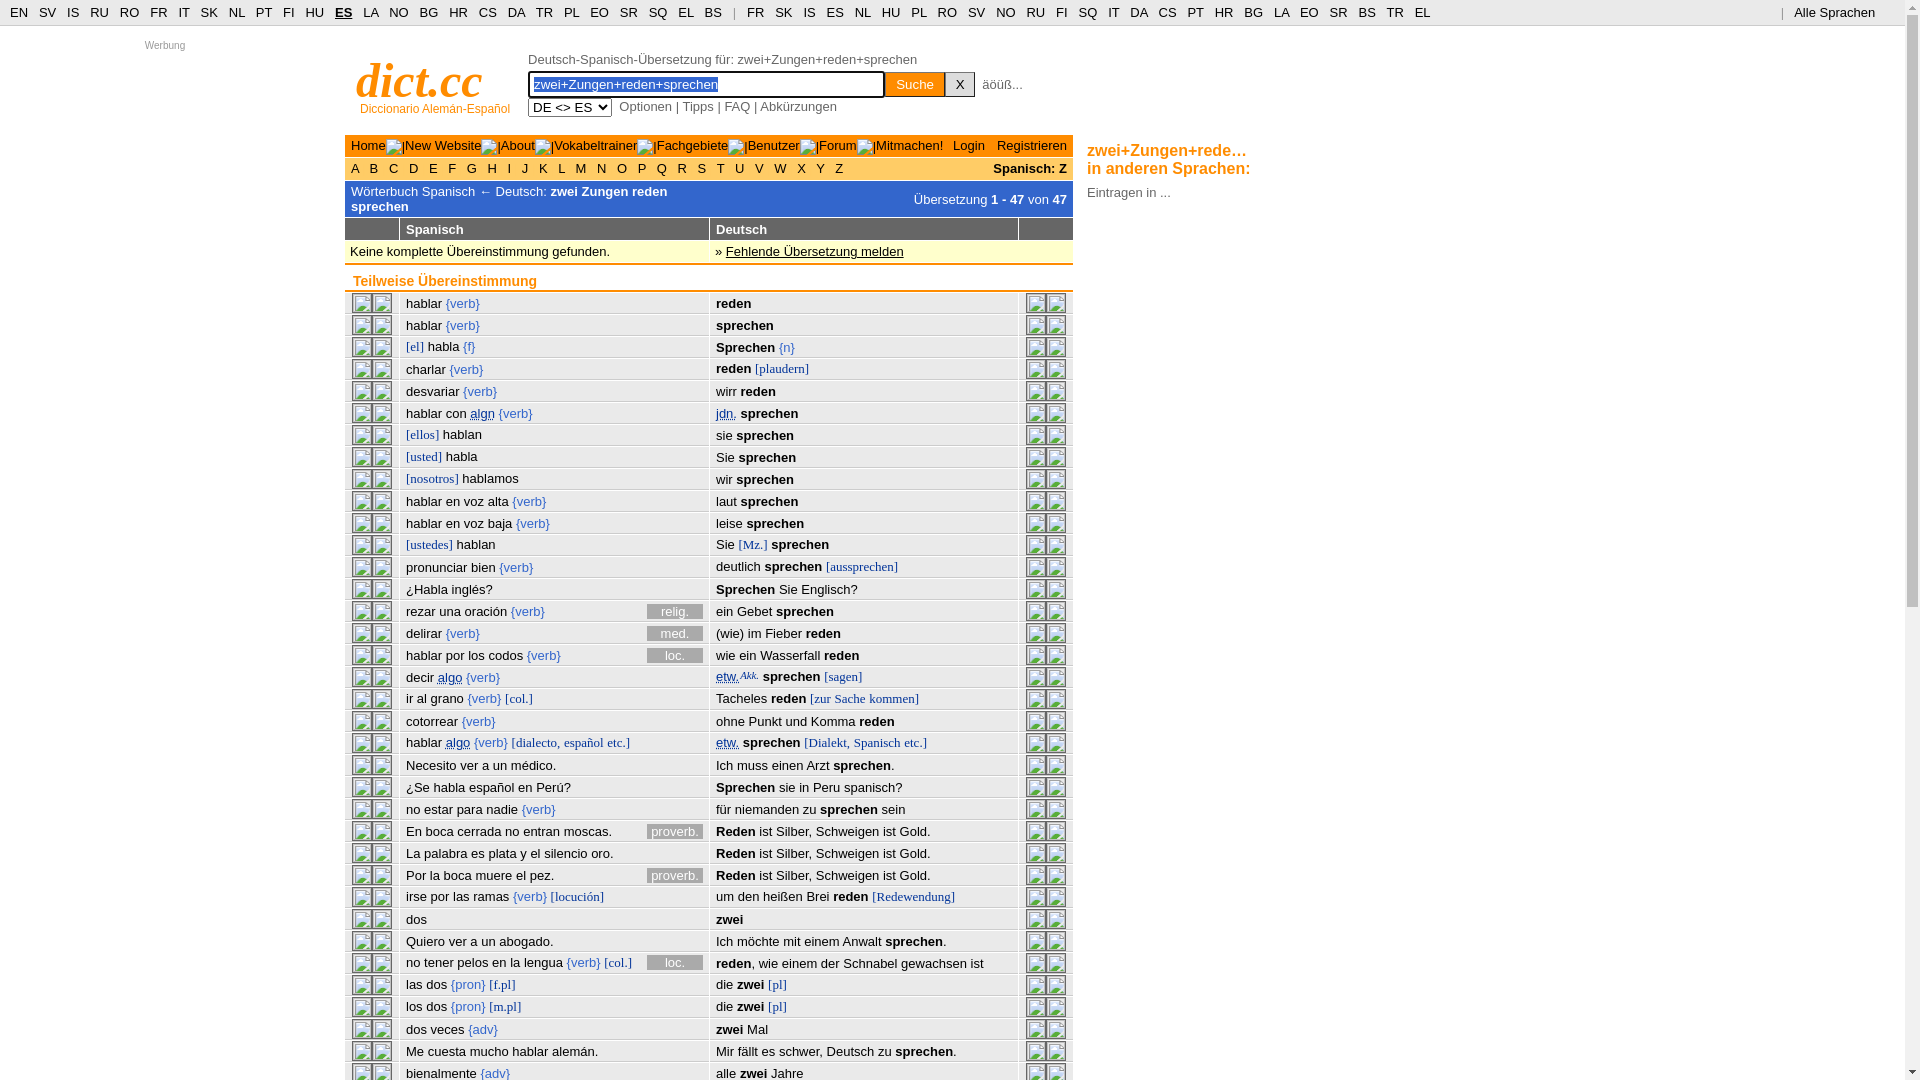  Describe the element at coordinates (419, 676) in the screenshot. I see `'decir'` at that location.